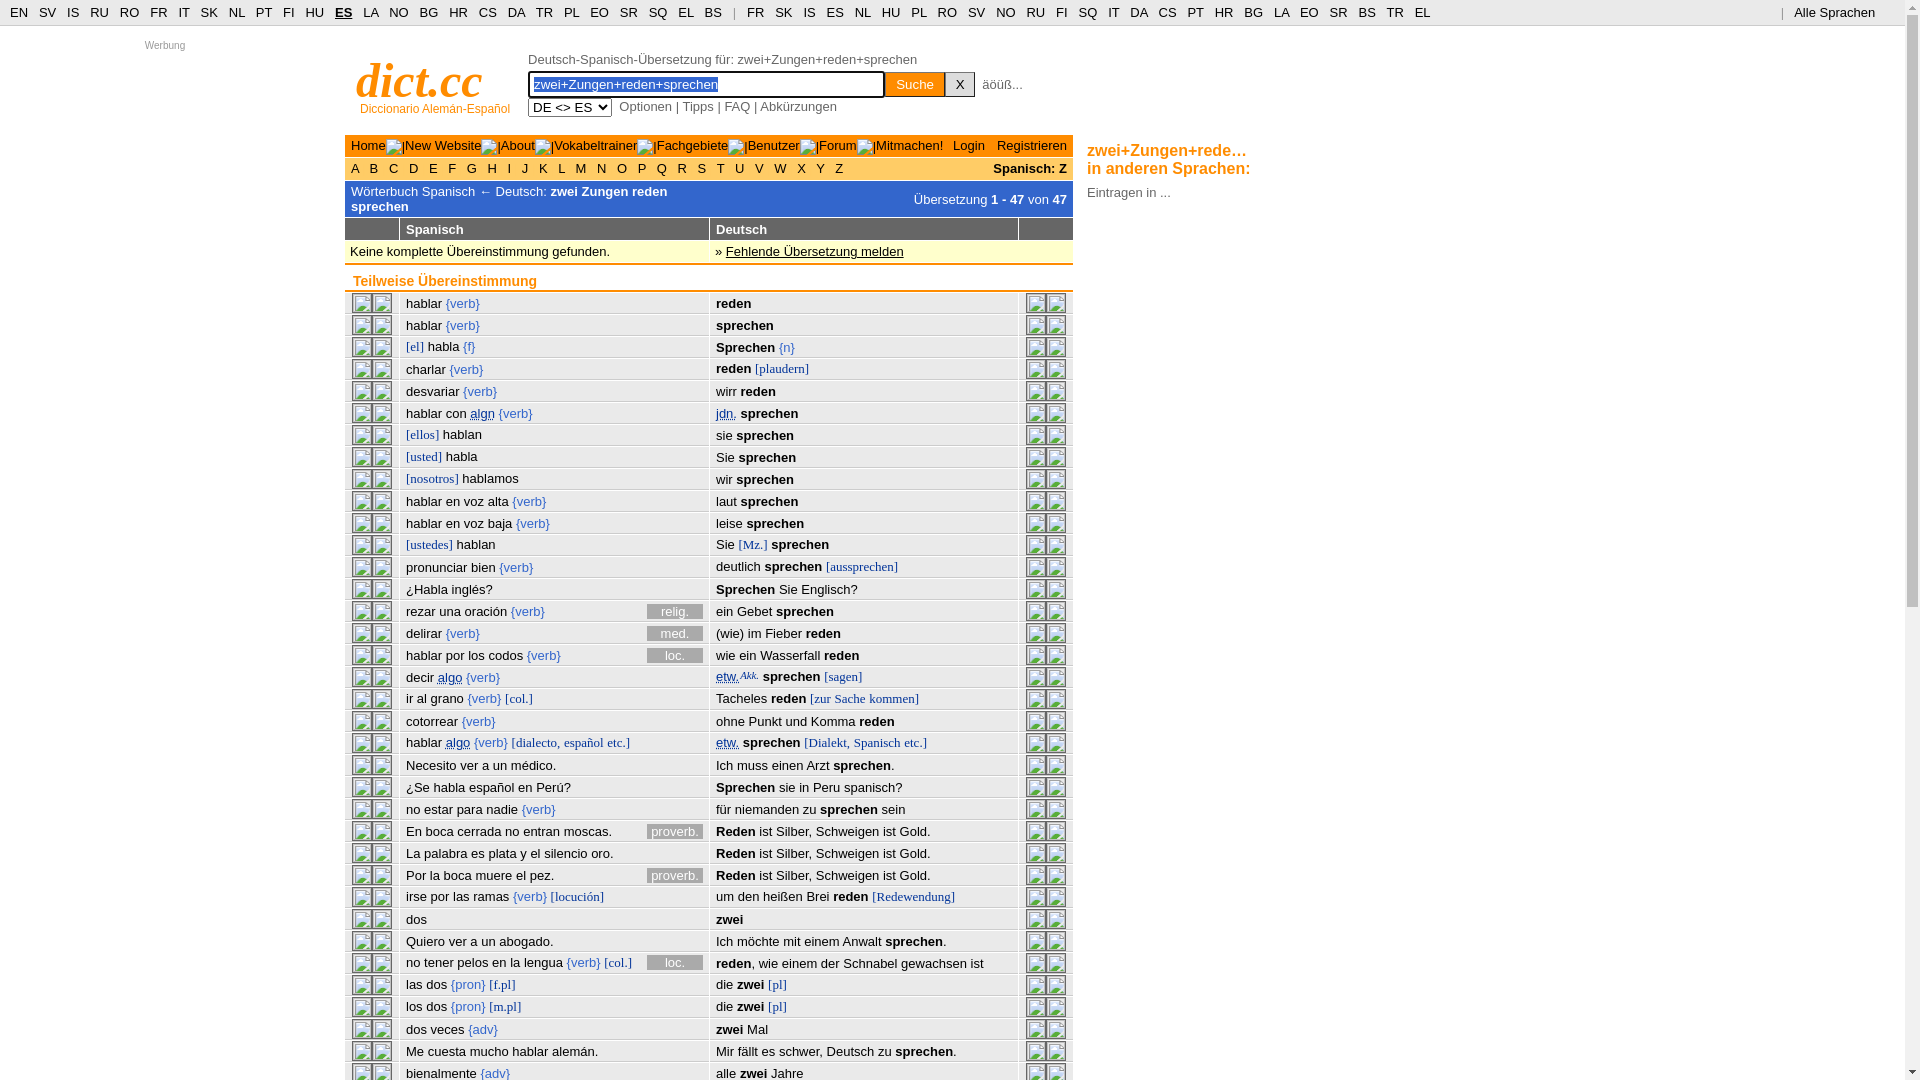  Describe the element at coordinates (419, 676) in the screenshot. I see `'decir'` at that location.